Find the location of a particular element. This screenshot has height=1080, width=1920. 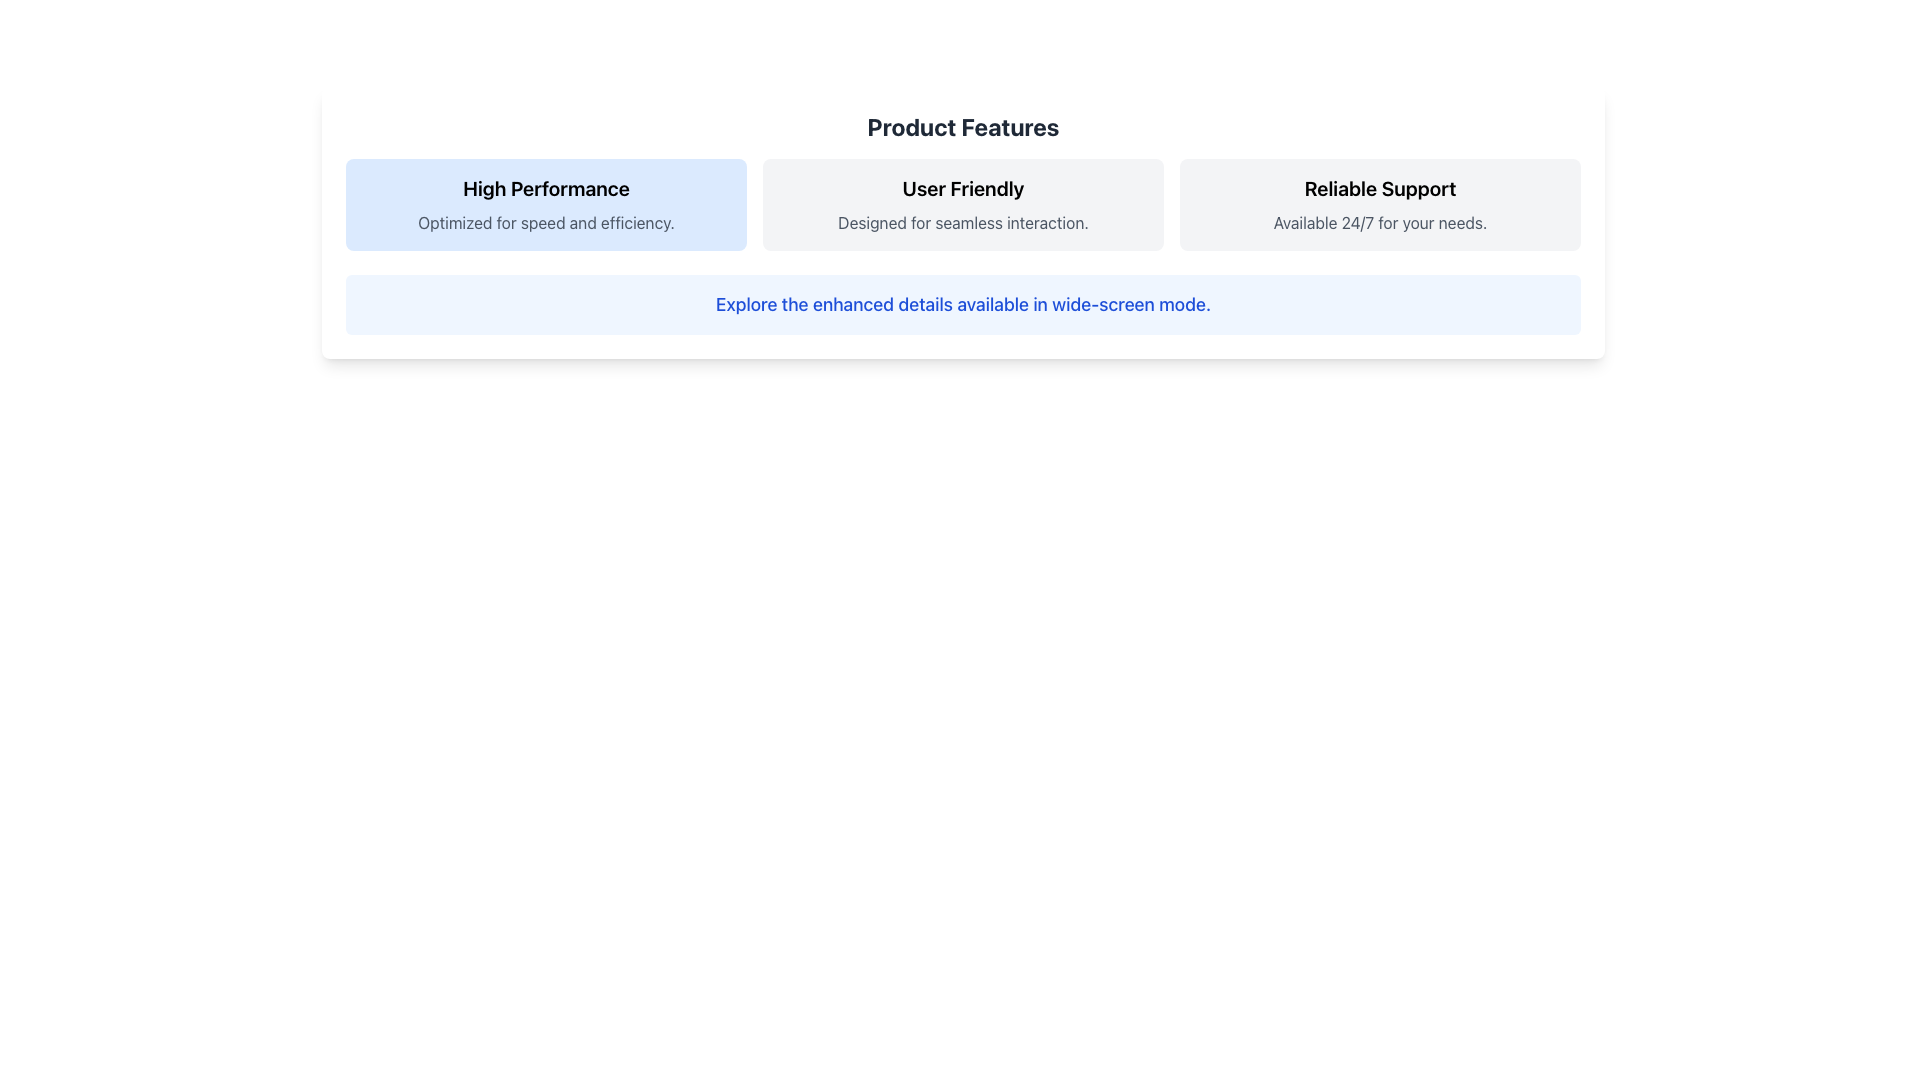

the text label displaying 'Designed for seamless interaction.' which is positioned below 'User Friendly' in a rounded rectangle with a light gray background is located at coordinates (963, 223).